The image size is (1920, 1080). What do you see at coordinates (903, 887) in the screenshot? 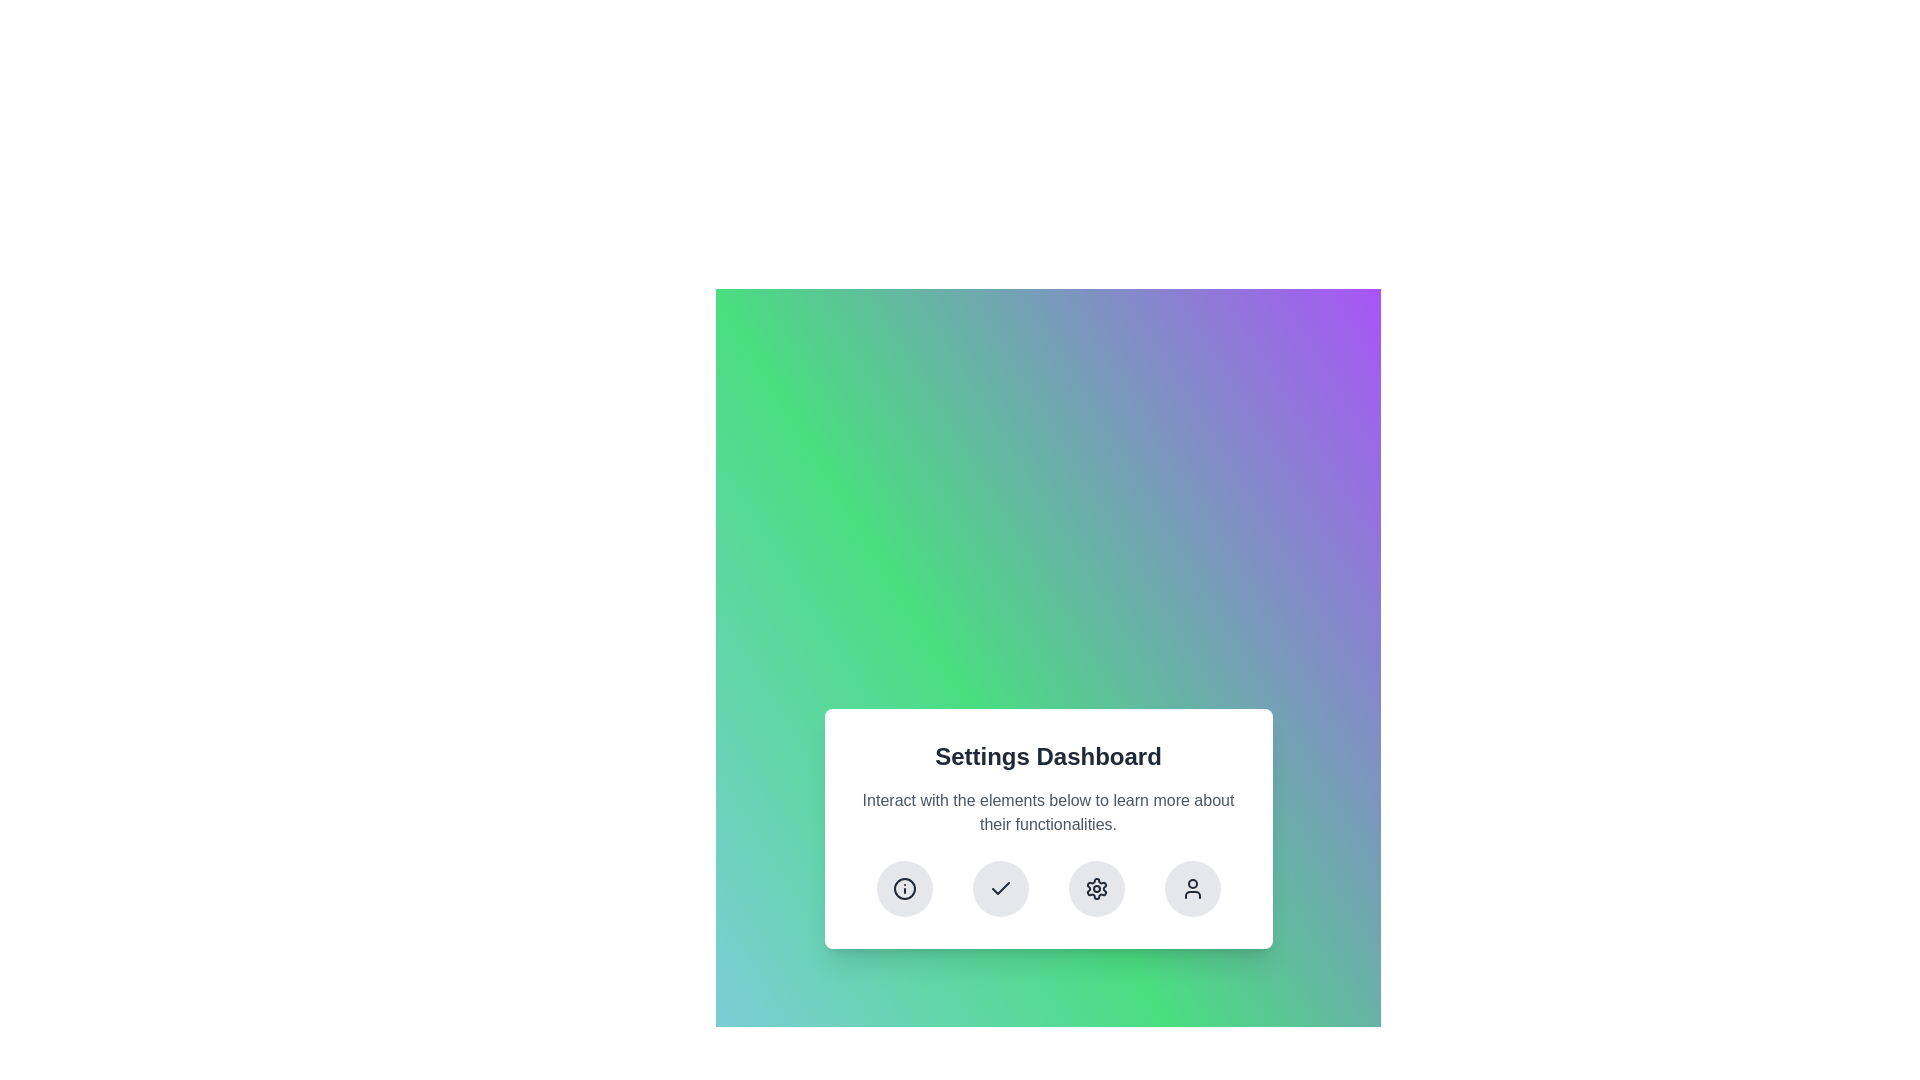
I see `the first information icon on the bottom of the Settings Dashboard panel` at bounding box center [903, 887].